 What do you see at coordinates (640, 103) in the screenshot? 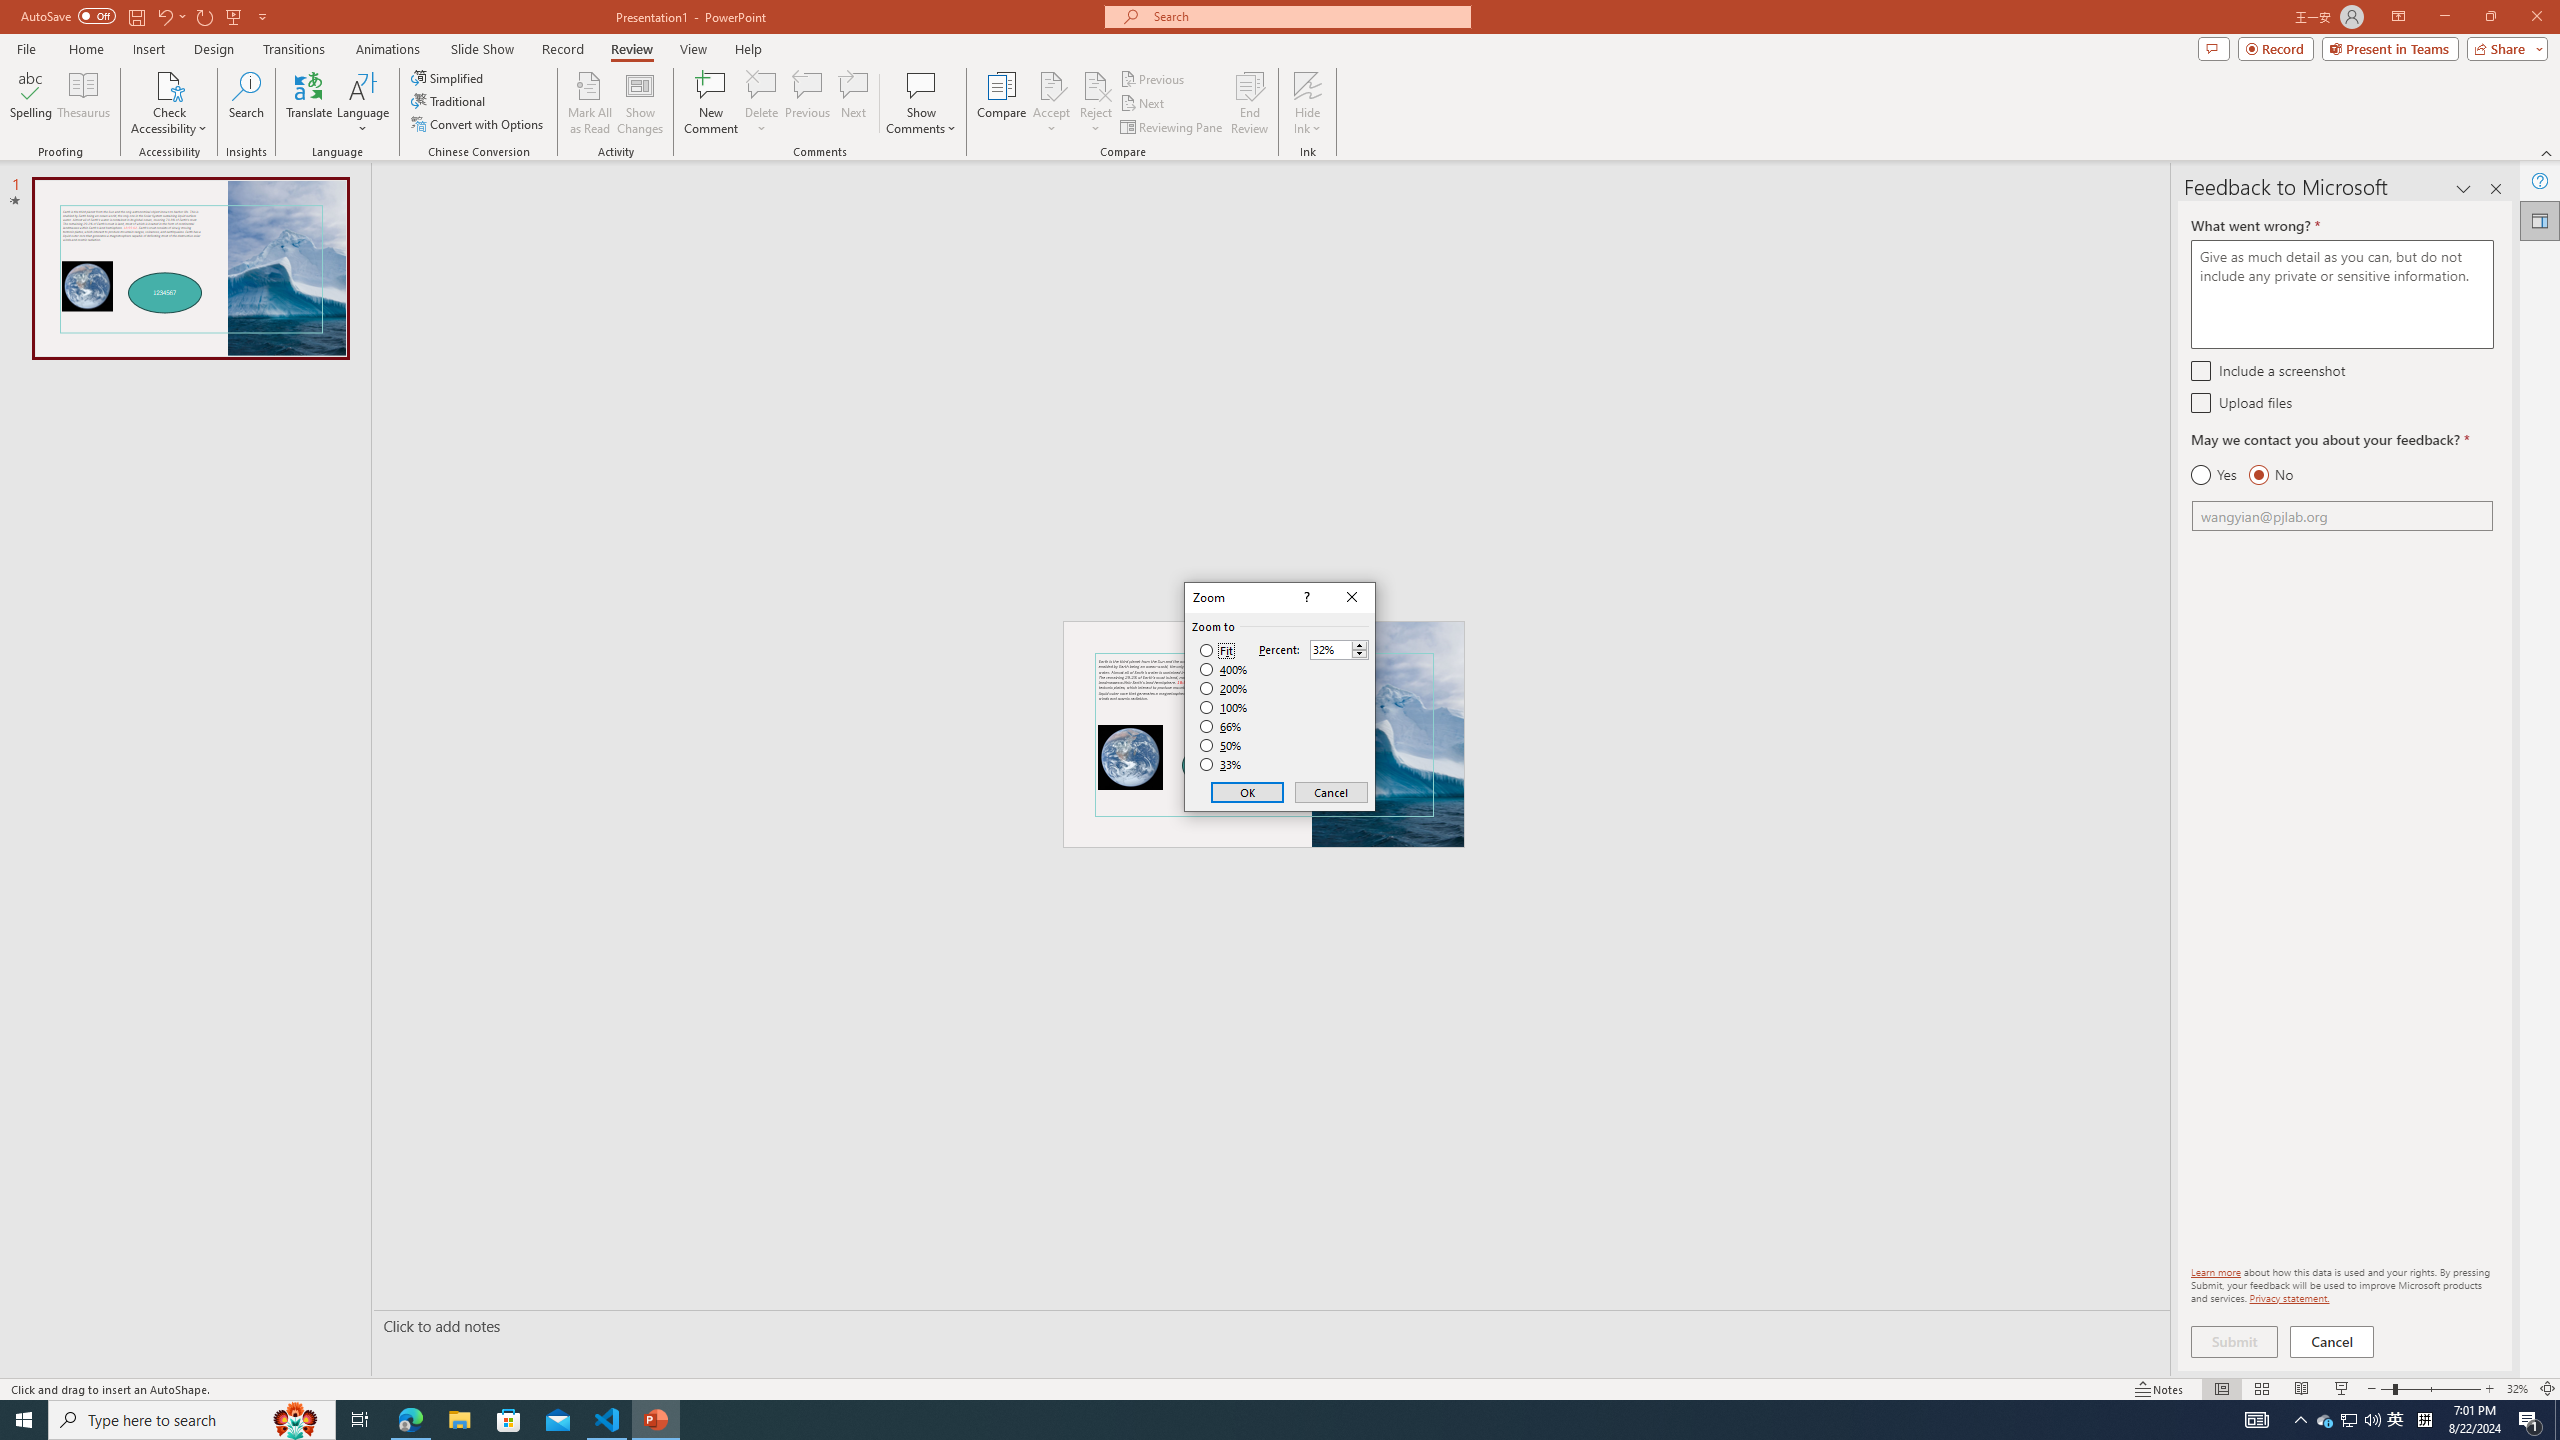
I see `'Show Changes'` at bounding box center [640, 103].